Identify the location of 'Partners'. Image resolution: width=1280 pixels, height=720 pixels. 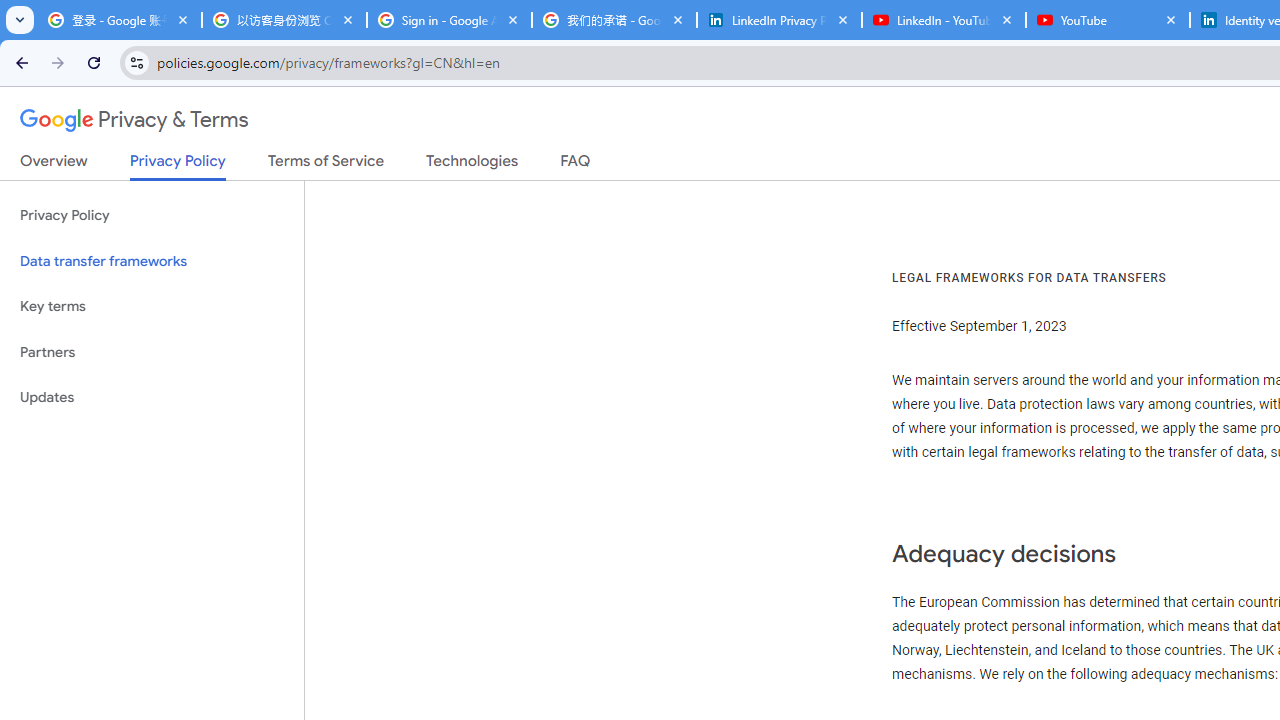
(151, 351).